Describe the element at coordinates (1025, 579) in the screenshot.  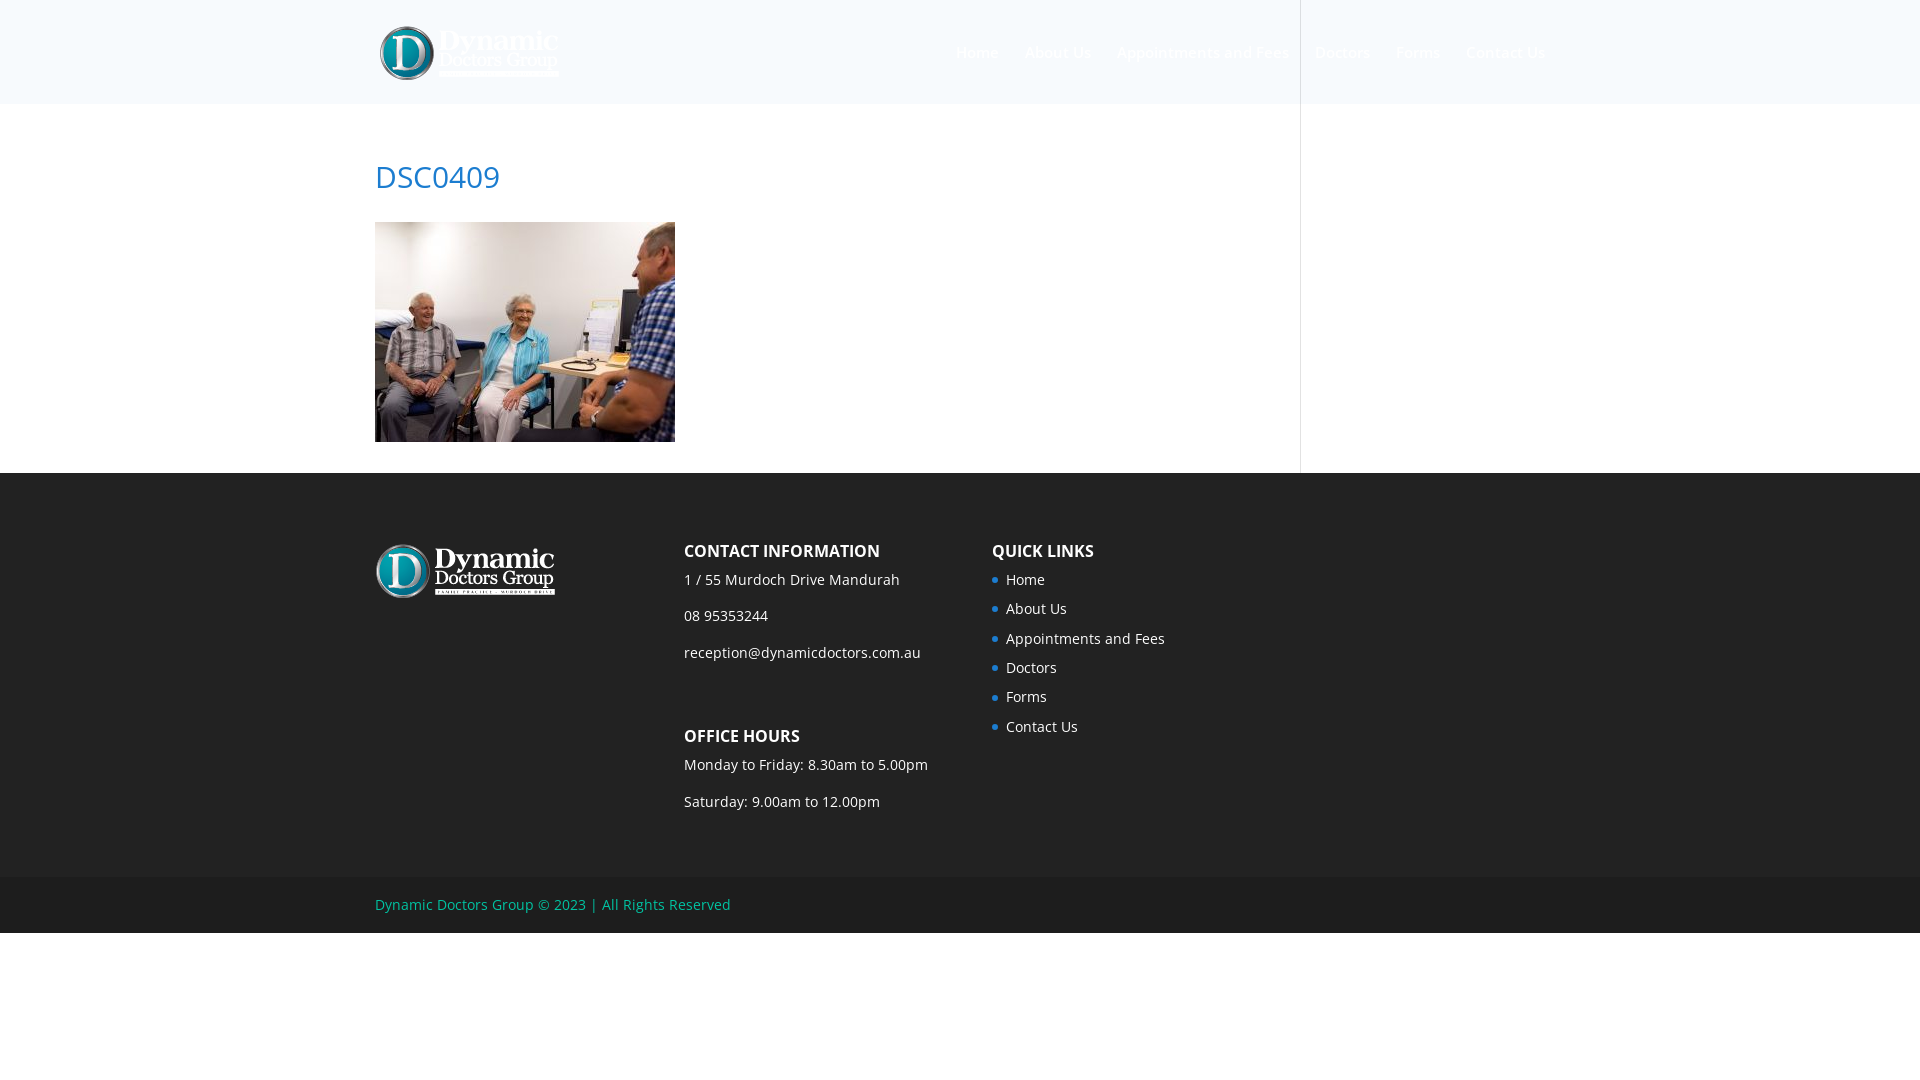
I see `'Home'` at that location.